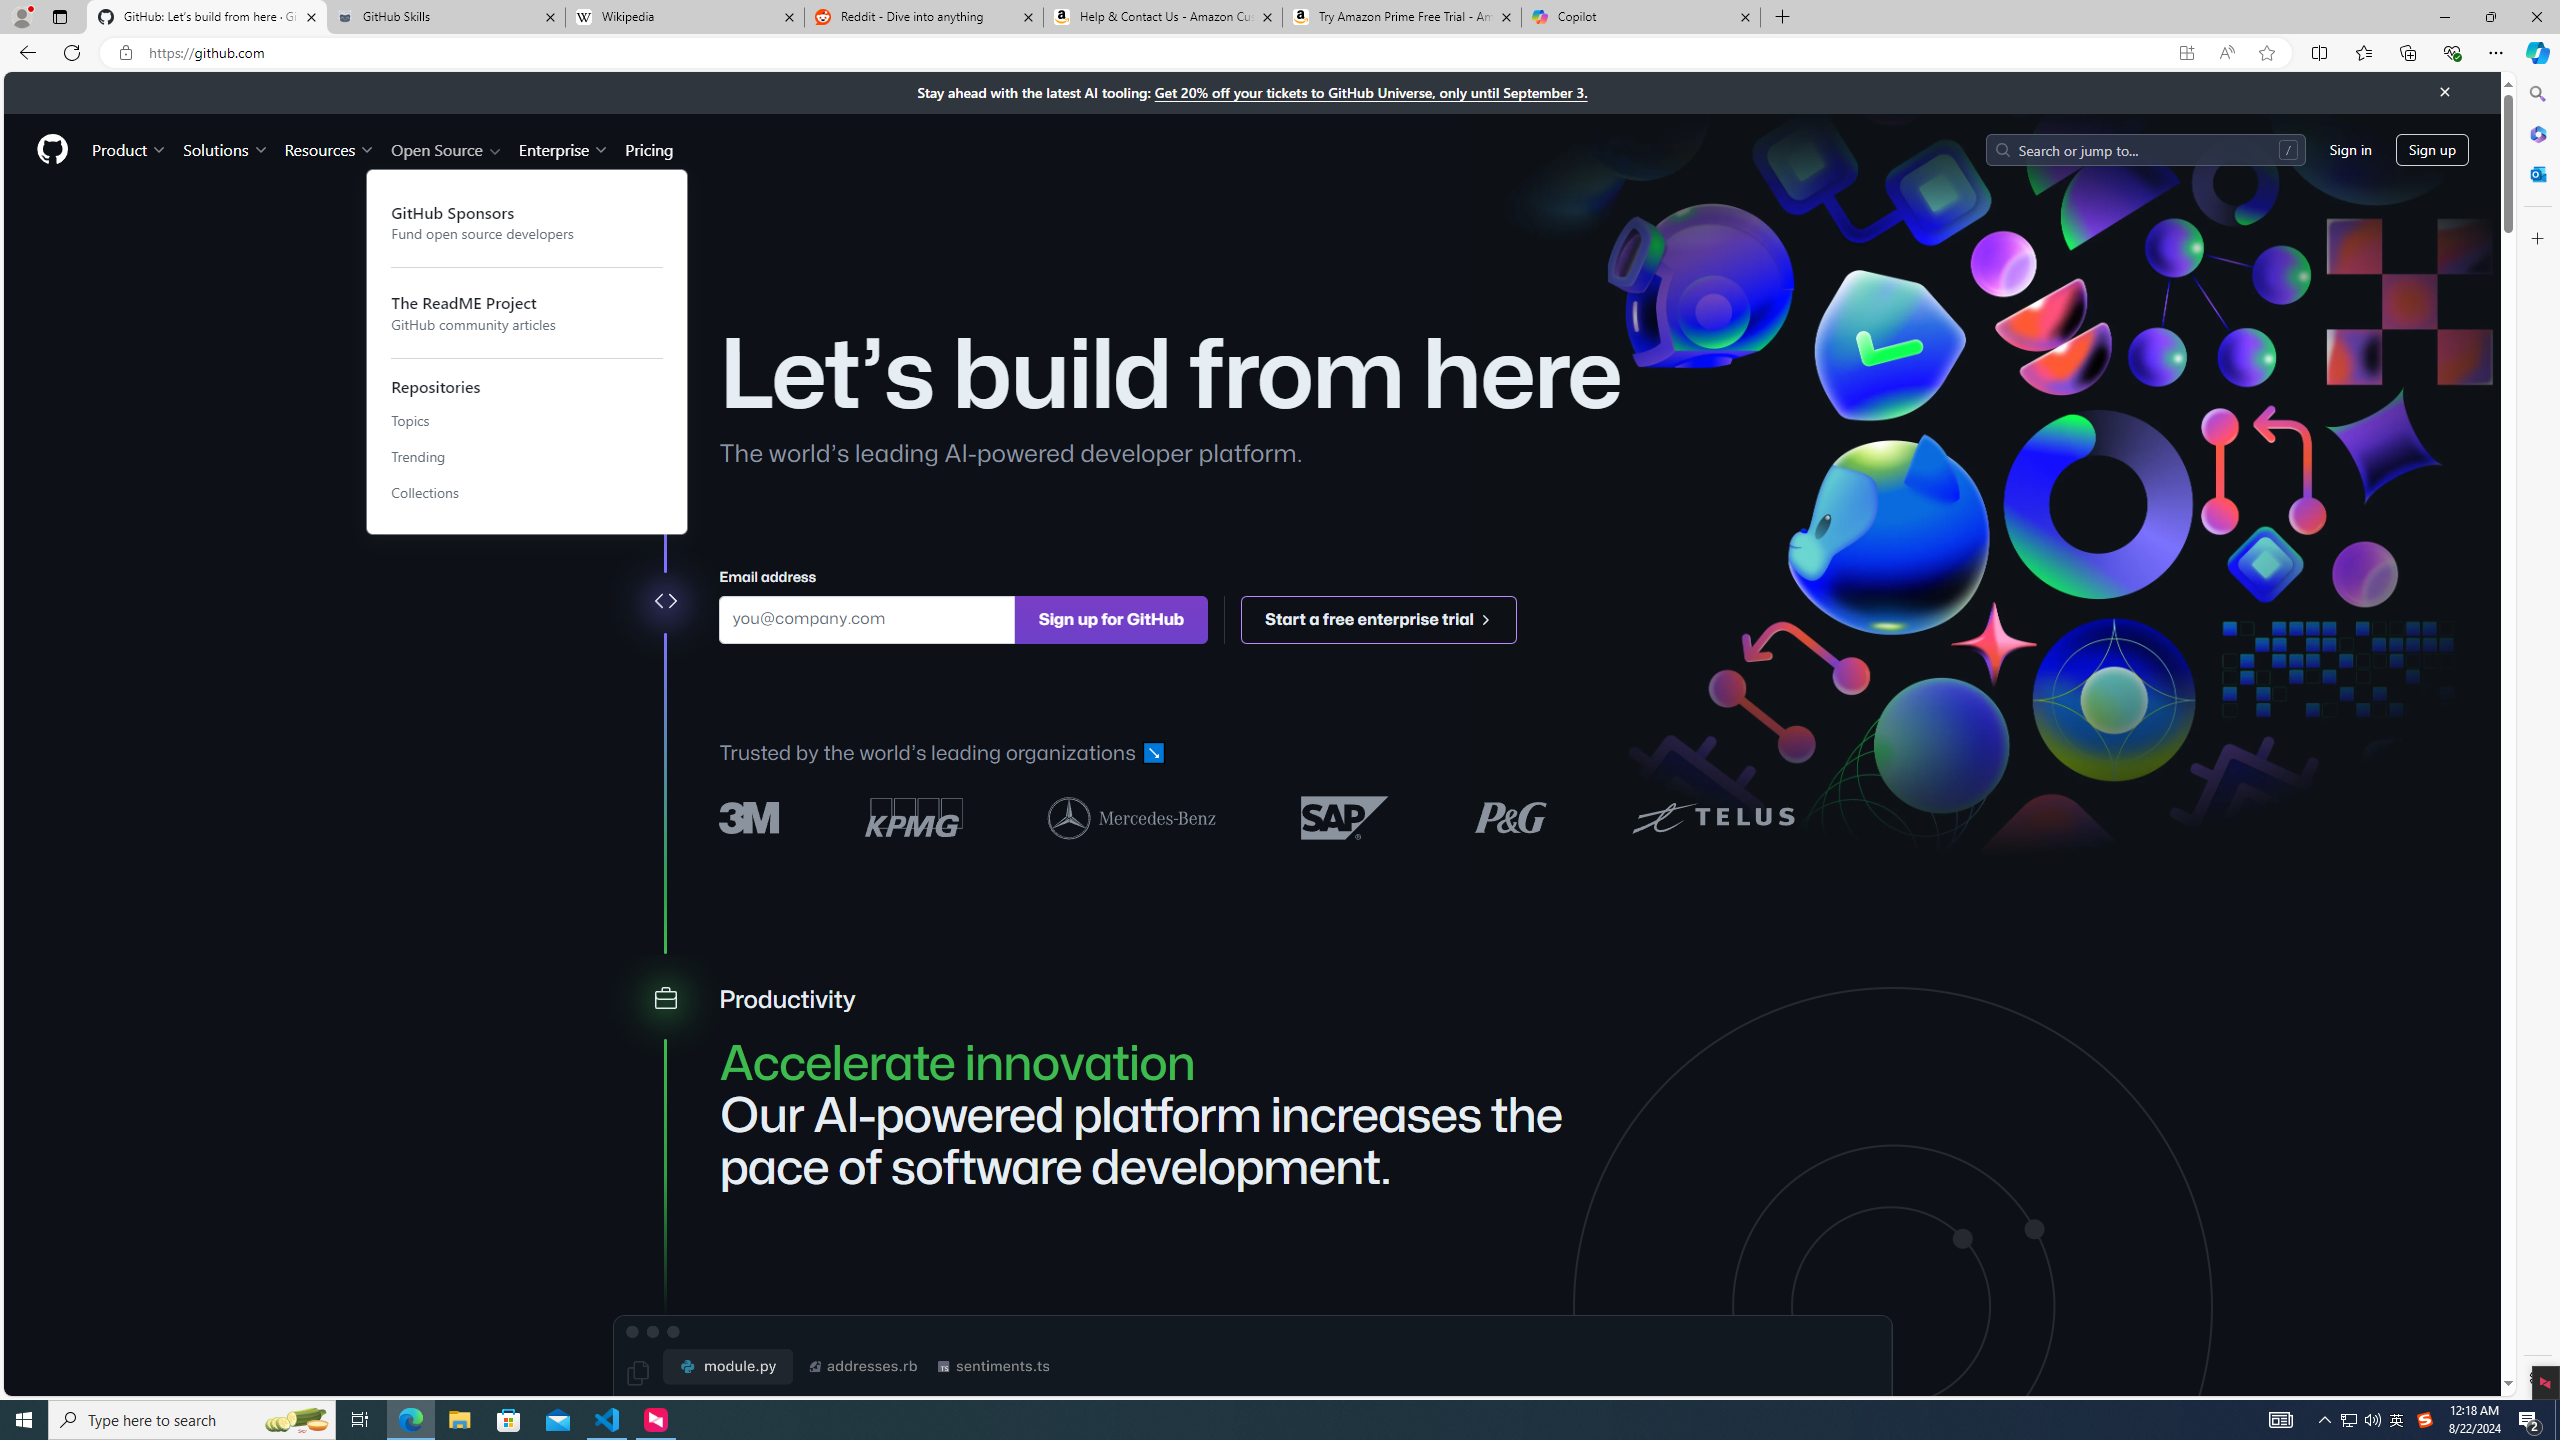 The width and height of the screenshot is (2560, 1440). Describe the element at coordinates (865, 618) in the screenshot. I see `'Email address'` at that location.